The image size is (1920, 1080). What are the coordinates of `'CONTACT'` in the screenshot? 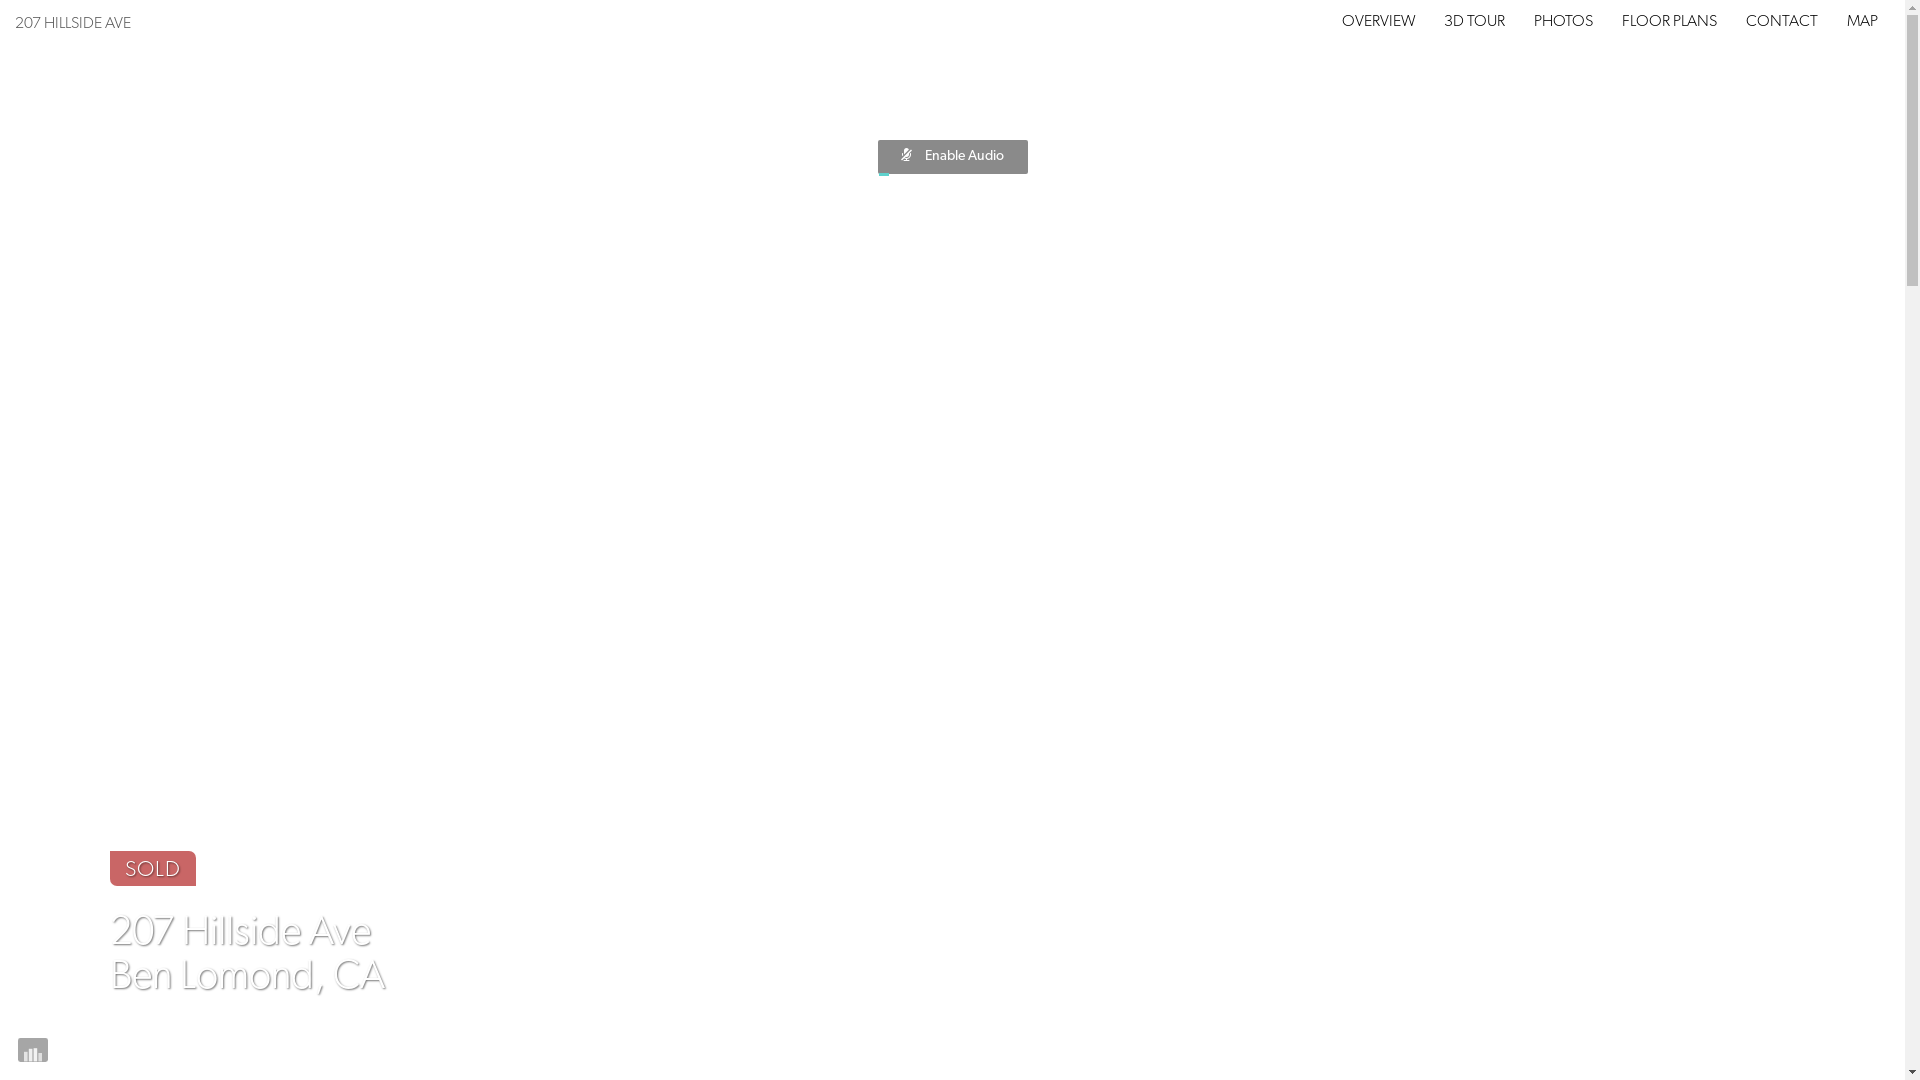 It's located at (1781, 22).